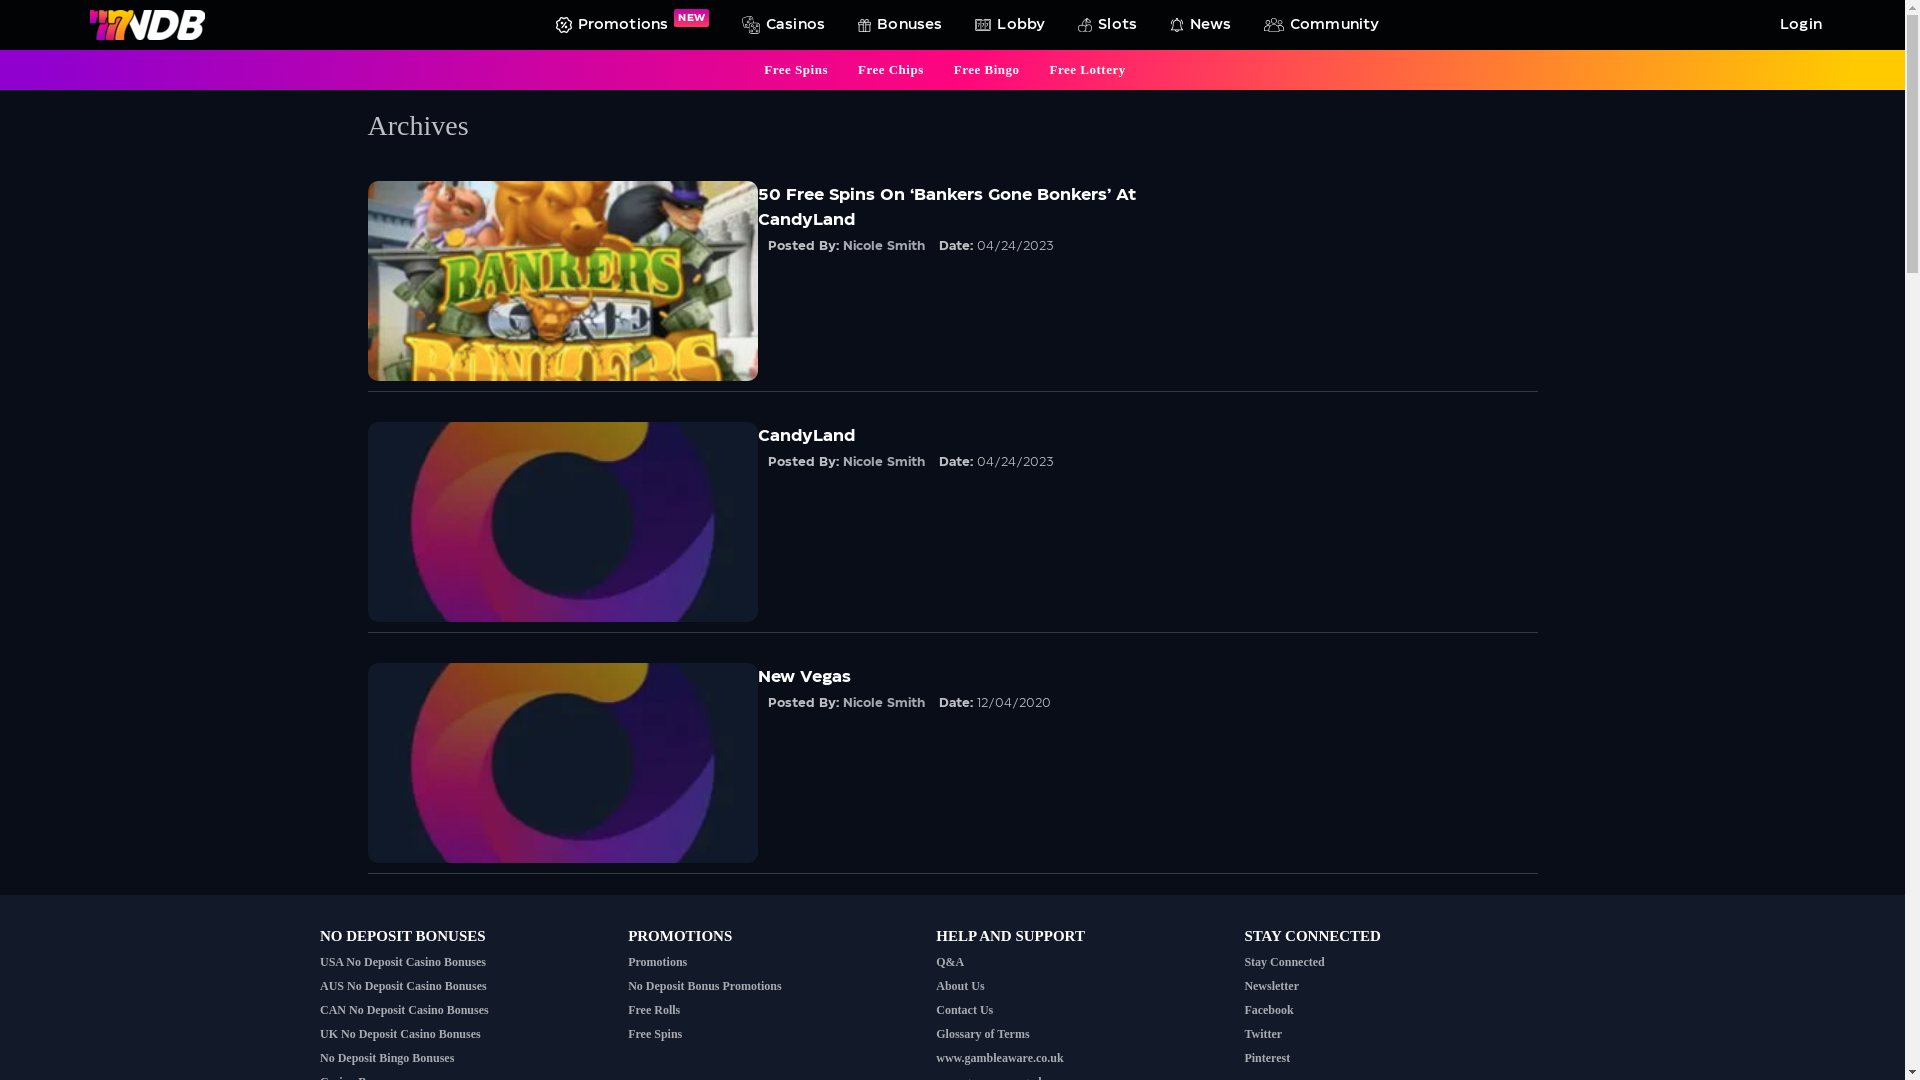 The width and height of the screenshot is (1920, 1080). Describe the element at coordinates (960, 985) in the screenshot. I see `'About Us'` at that location.